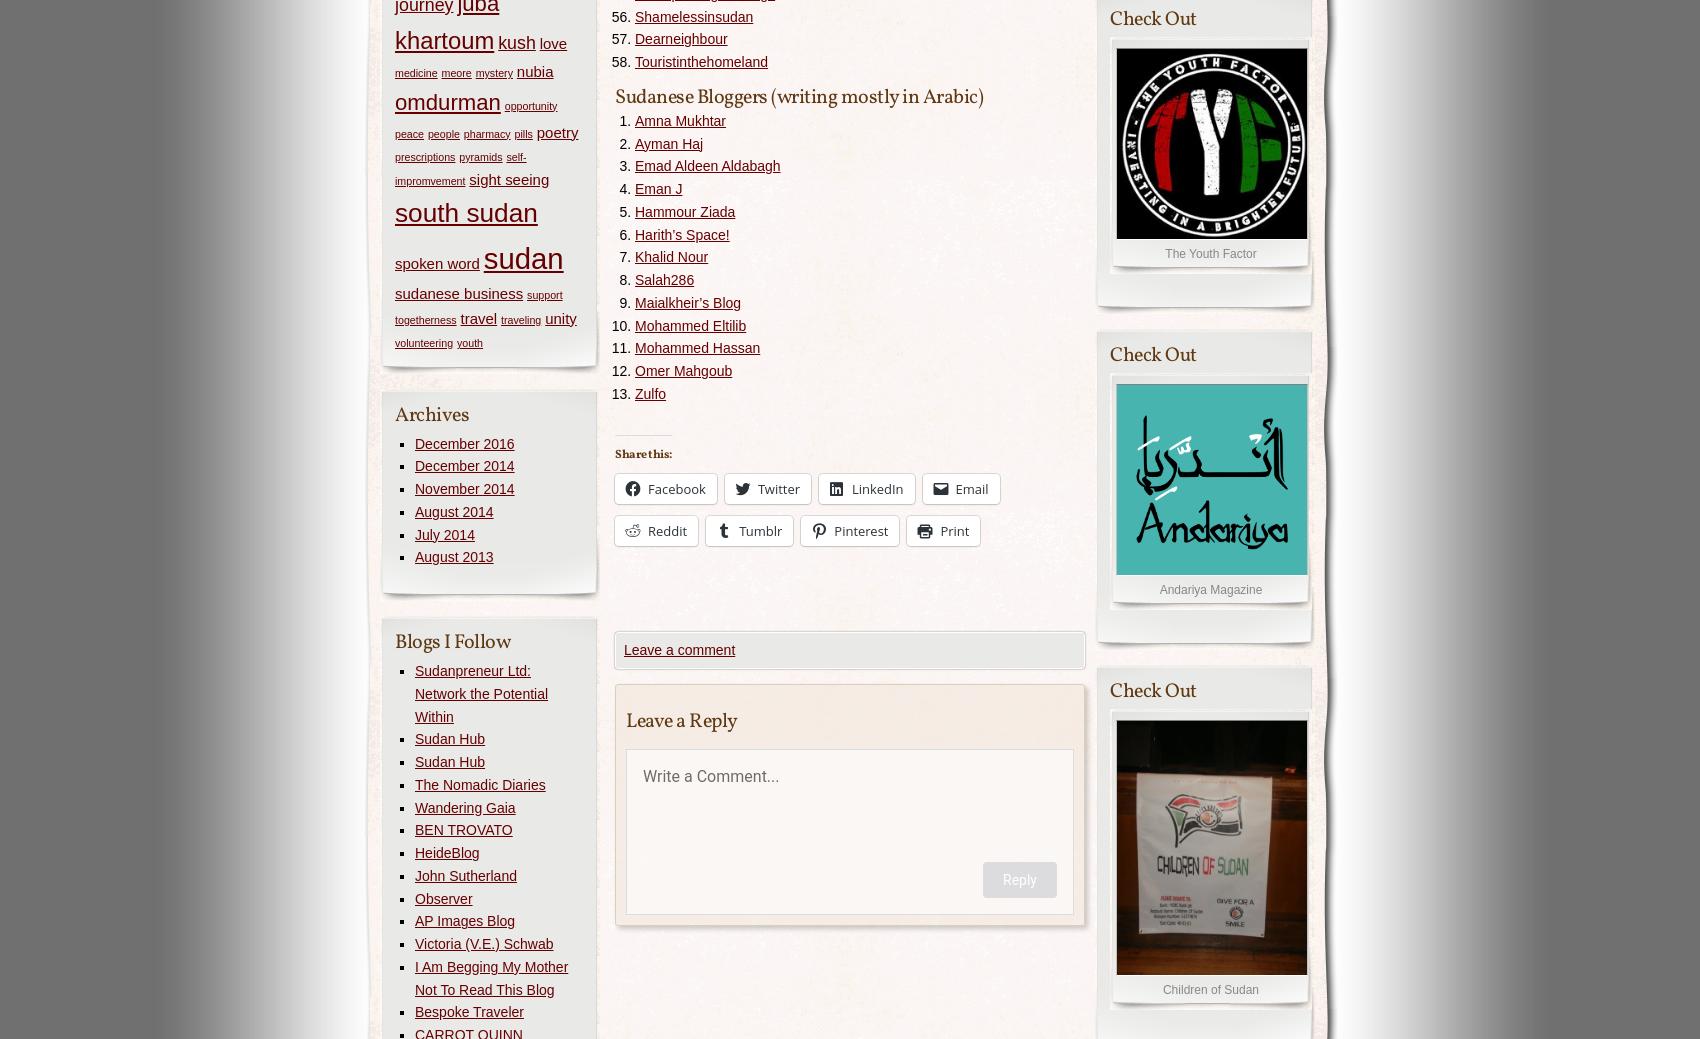 This screenshot has width=1700, height=1039. I want to click on 'Emad Aldeen Aldabagh', so click(707, 165).